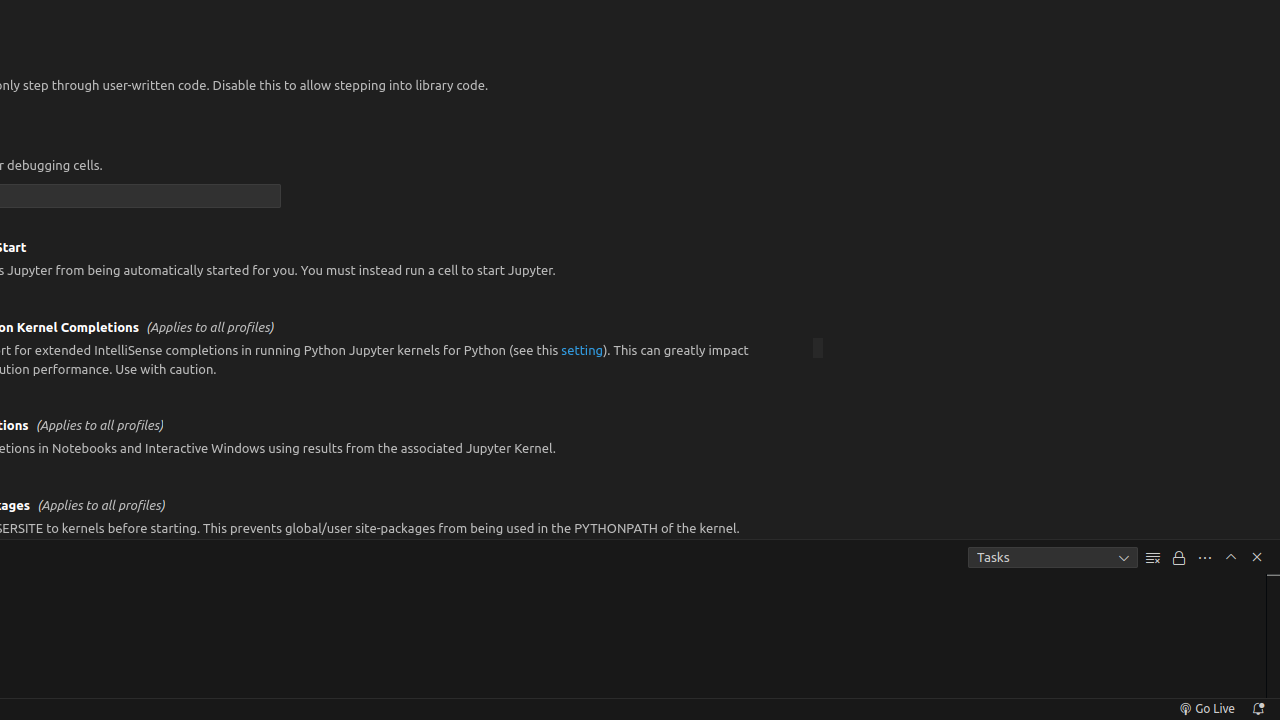 The image size is (1280, 720). Describe the element at coordinates (1052, 557) in the screenshot. I see `'Tasks'` at that location.